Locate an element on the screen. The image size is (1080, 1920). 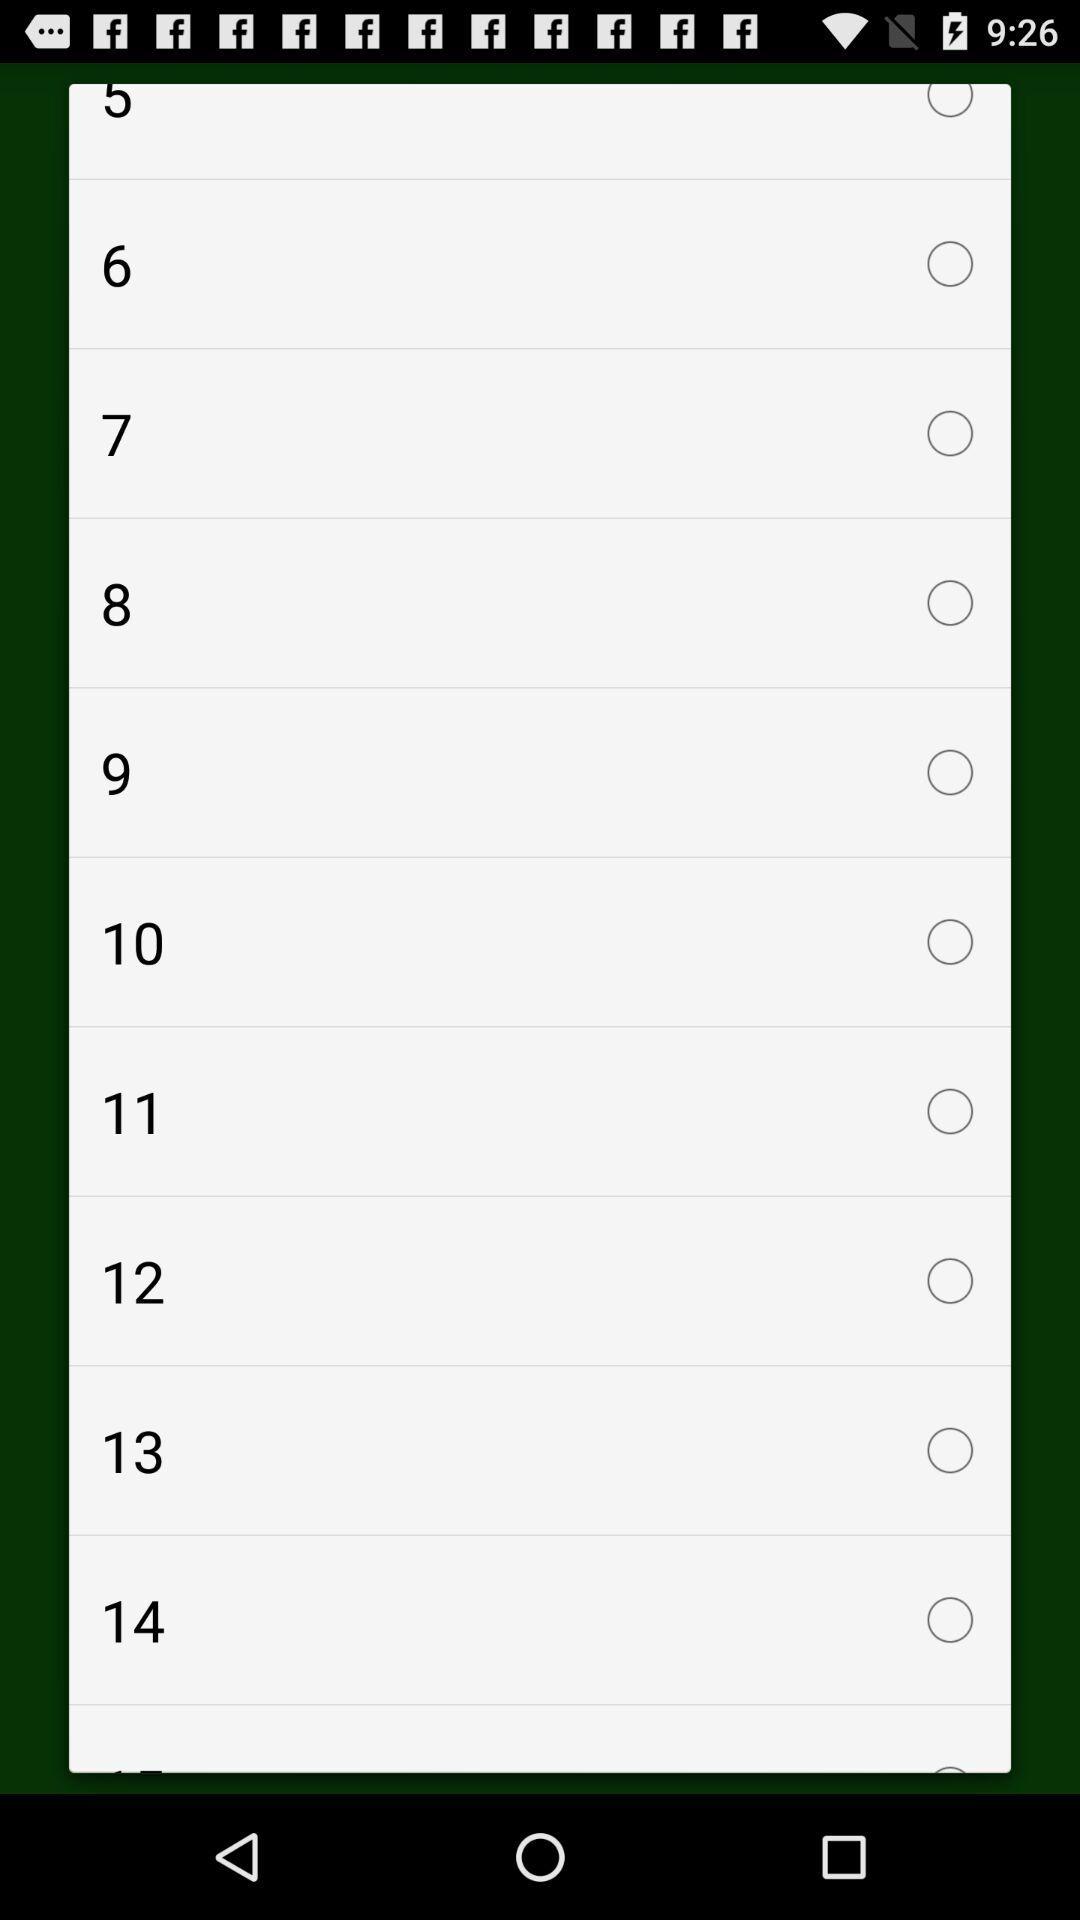
8 icon is located at coordinates (540, 602).